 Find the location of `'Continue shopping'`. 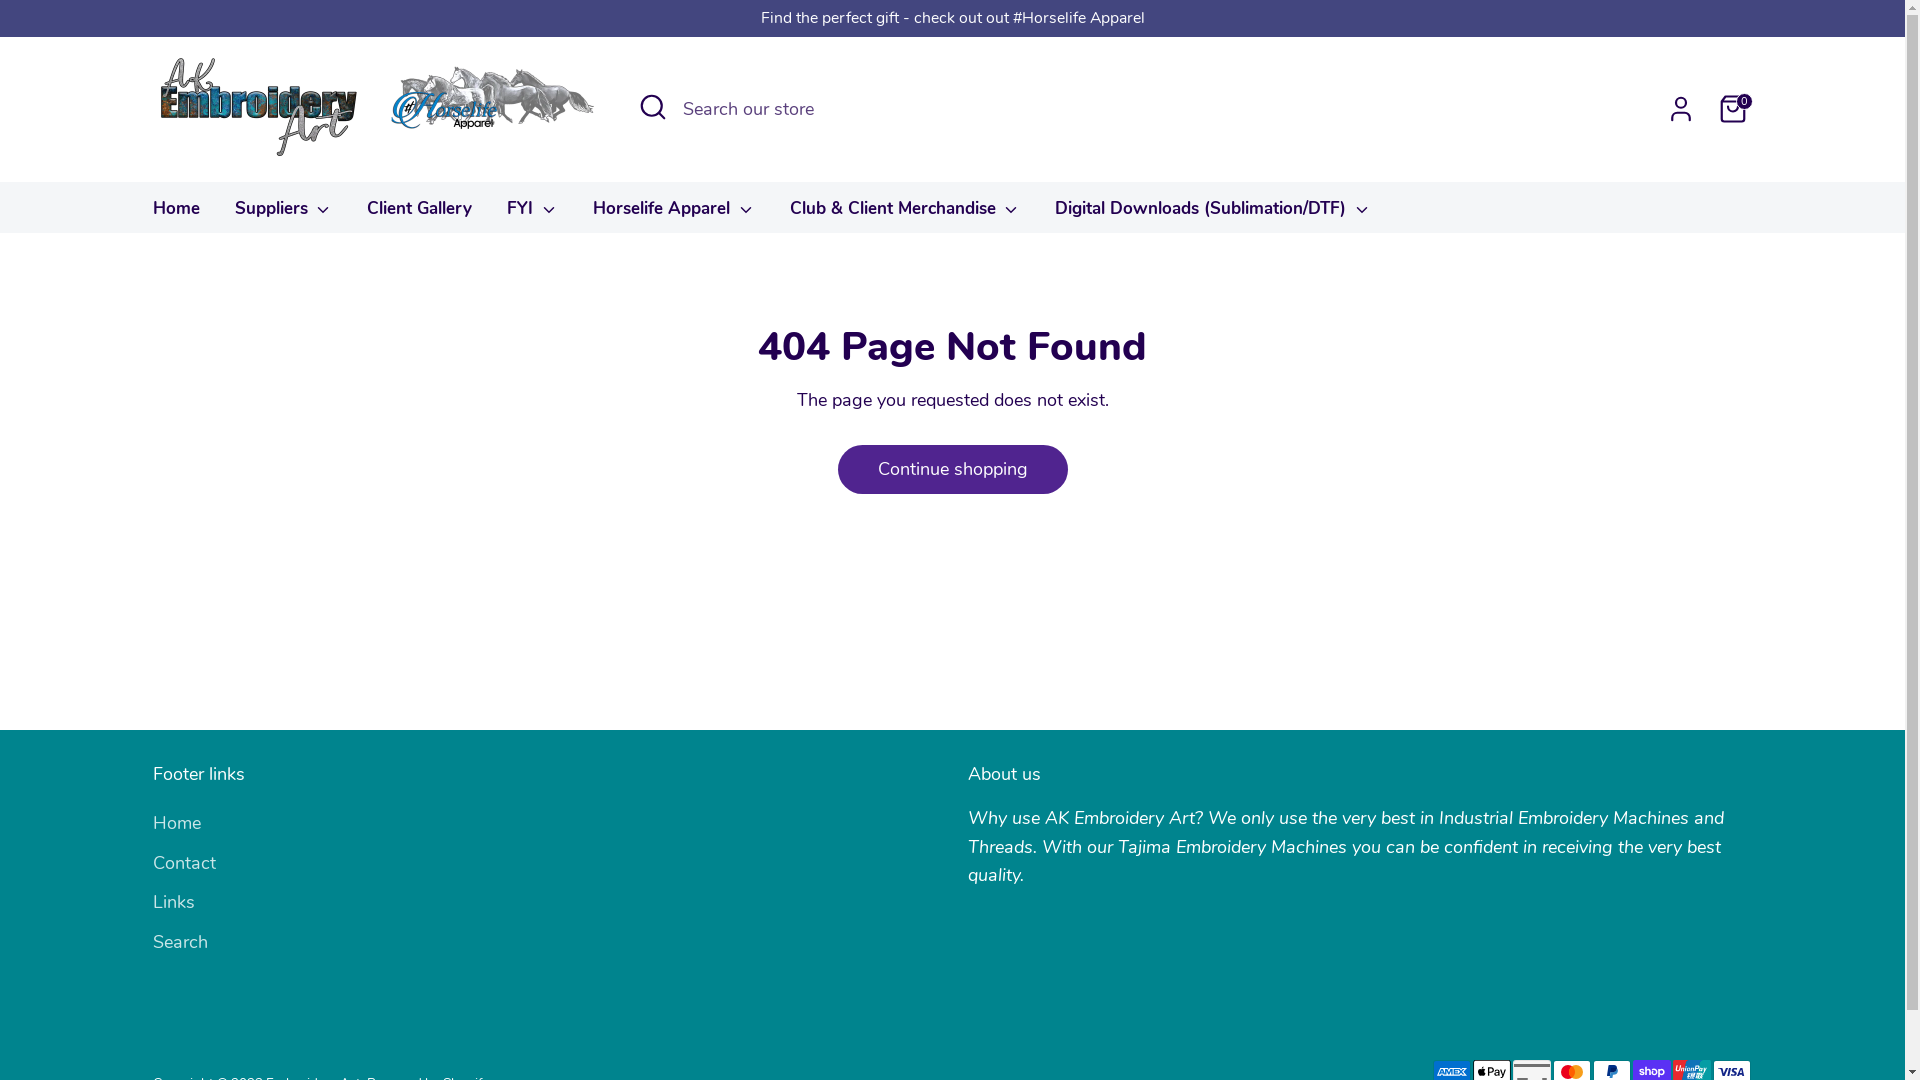

'Continue shopping' is located at coordinates (950, 469).